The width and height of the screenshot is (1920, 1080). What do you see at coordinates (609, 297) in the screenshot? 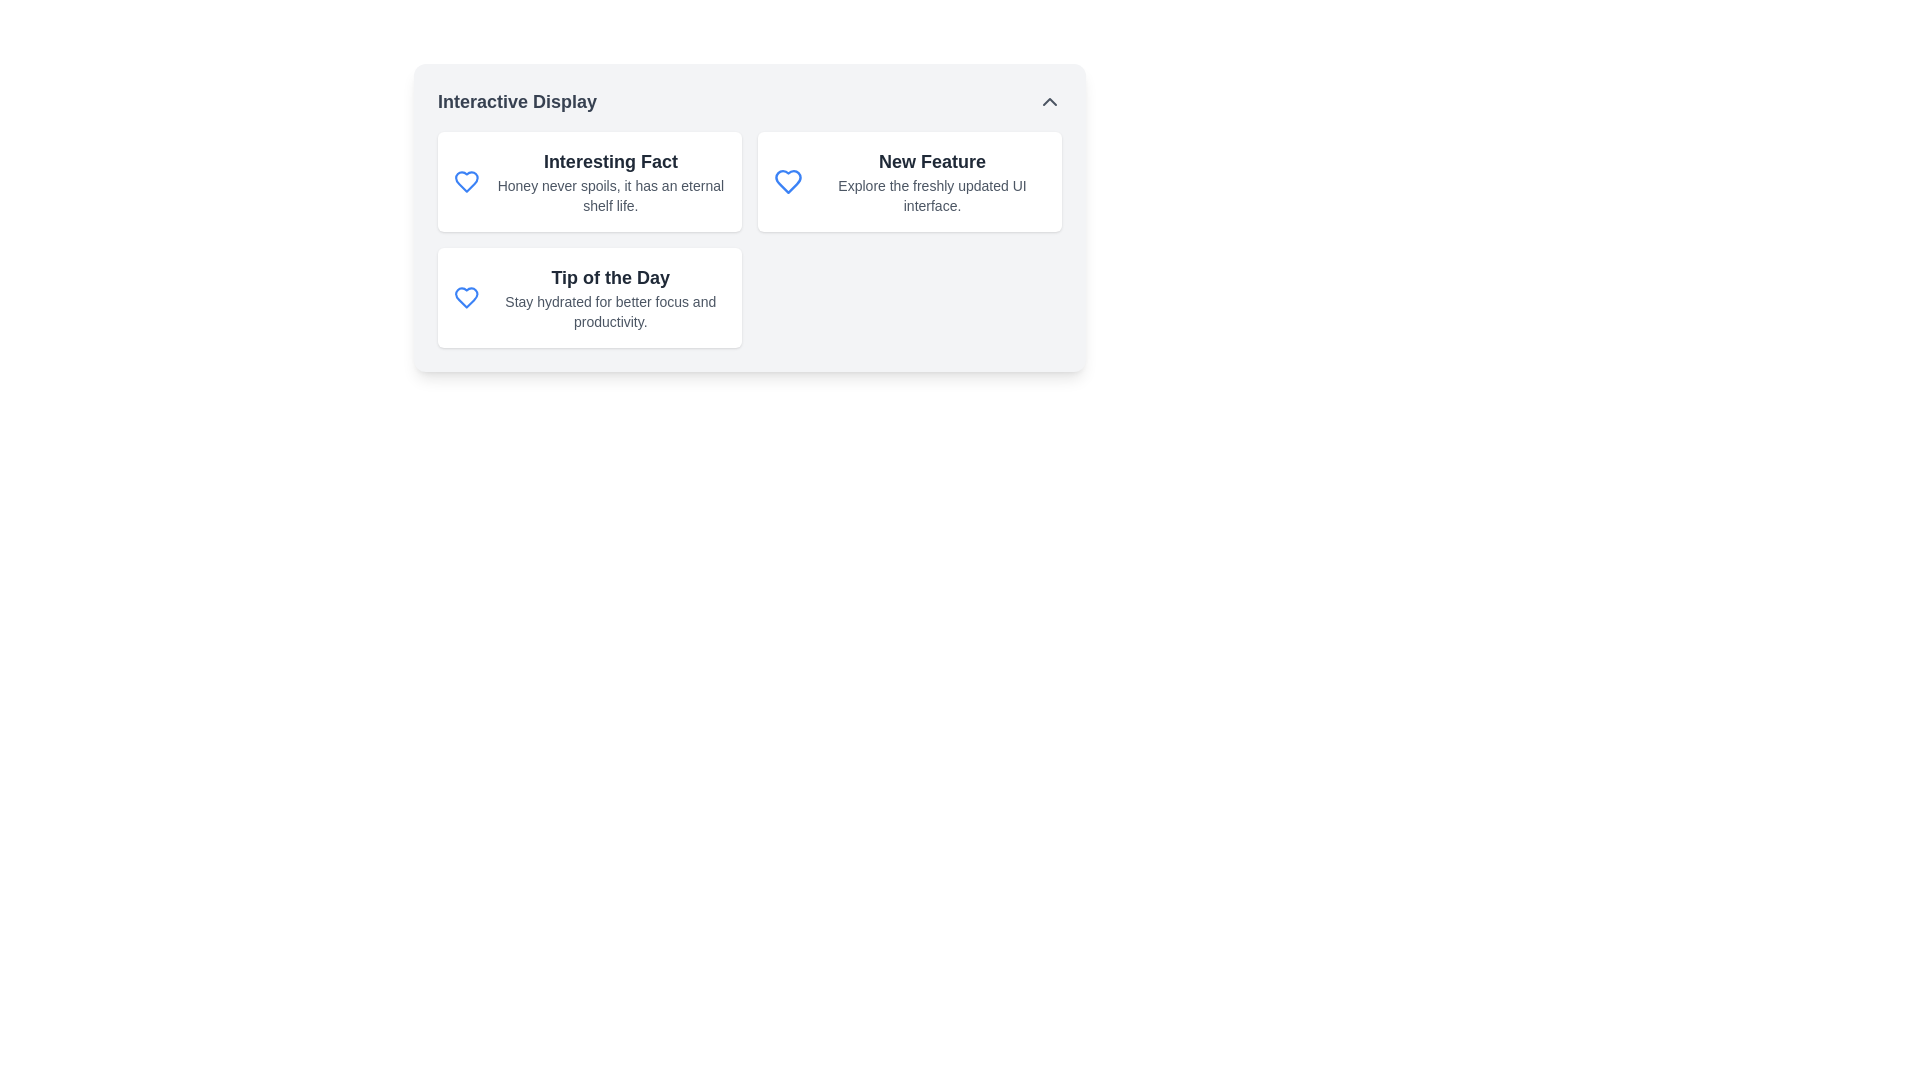
I see `the Text display component that combines a title and description, which is located in the second column of the interface, beneath the 'Interesting Fact' block` at bounding box center [609, 297].